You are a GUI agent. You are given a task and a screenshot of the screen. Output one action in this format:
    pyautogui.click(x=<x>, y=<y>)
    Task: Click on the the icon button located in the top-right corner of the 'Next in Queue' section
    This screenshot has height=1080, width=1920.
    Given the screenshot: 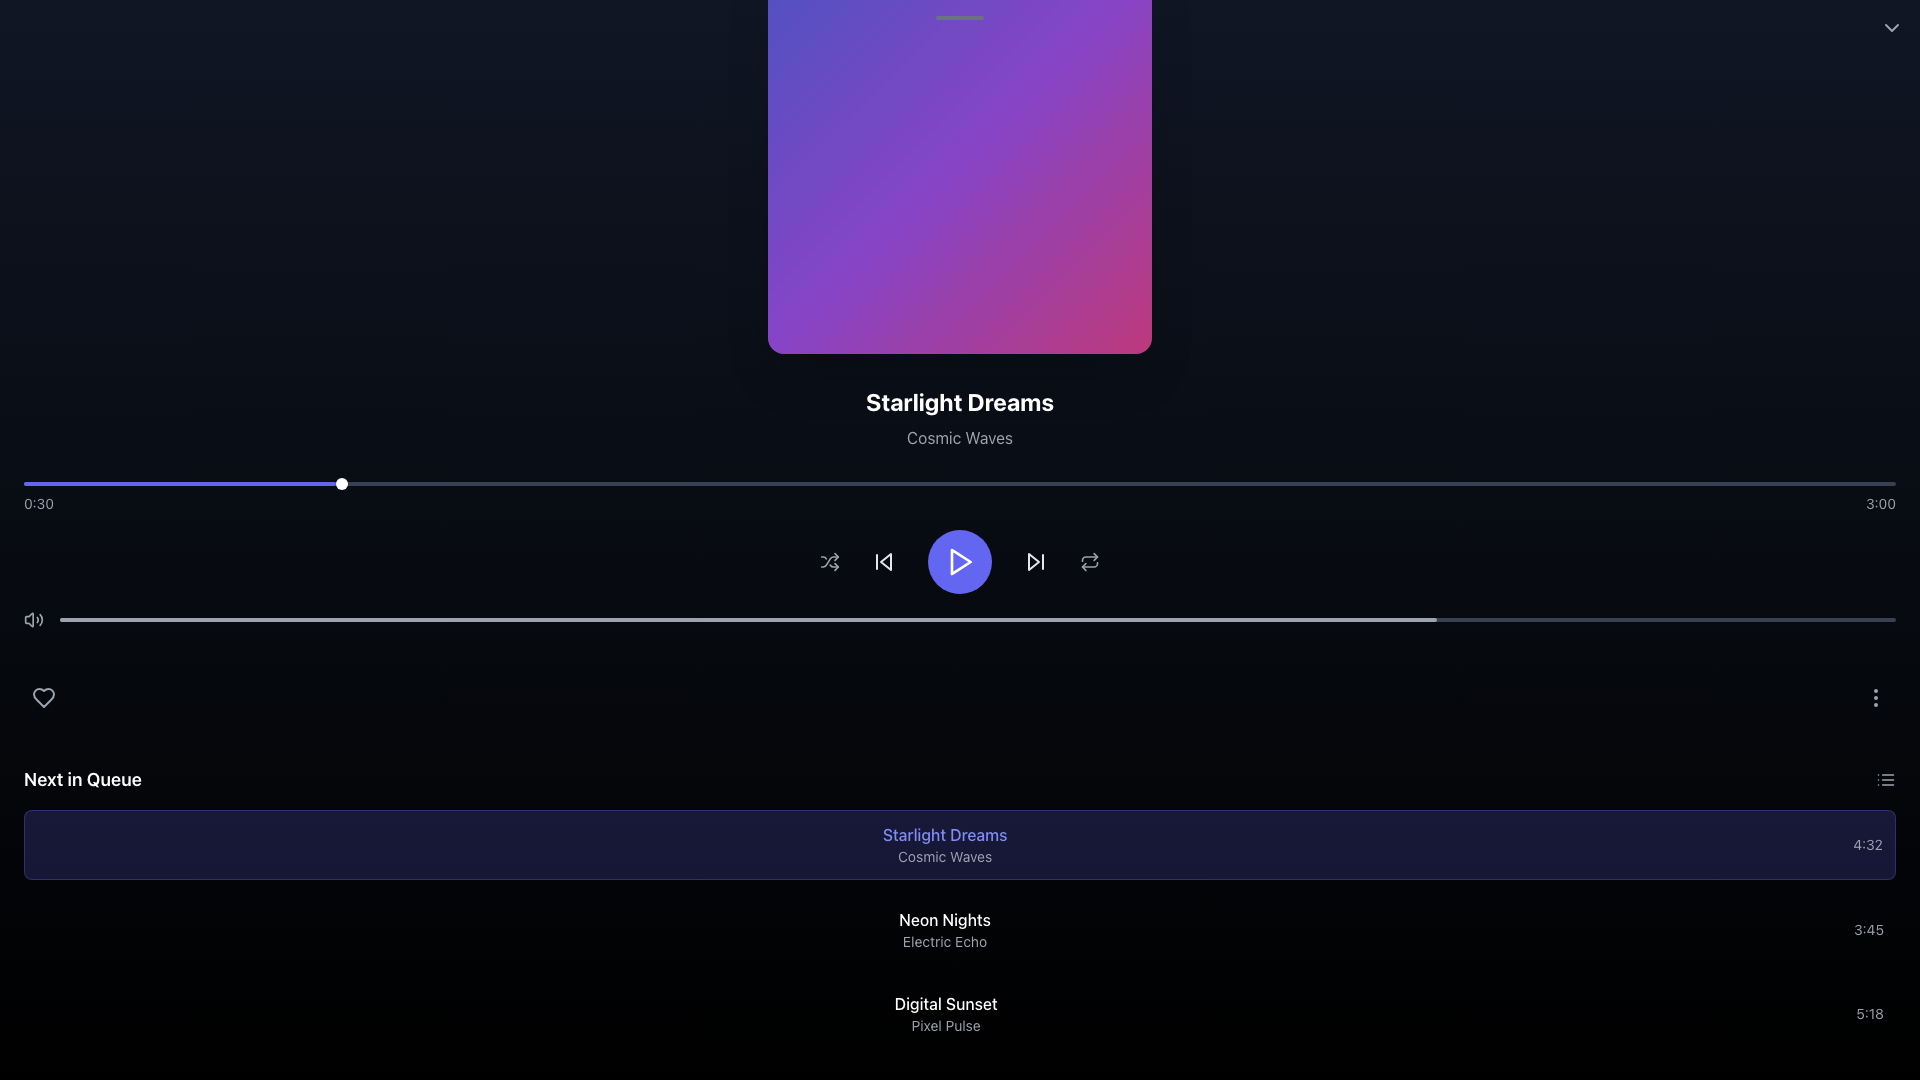 What is the action you would take?
    pyautogui.click(x=1885, y=778)
    